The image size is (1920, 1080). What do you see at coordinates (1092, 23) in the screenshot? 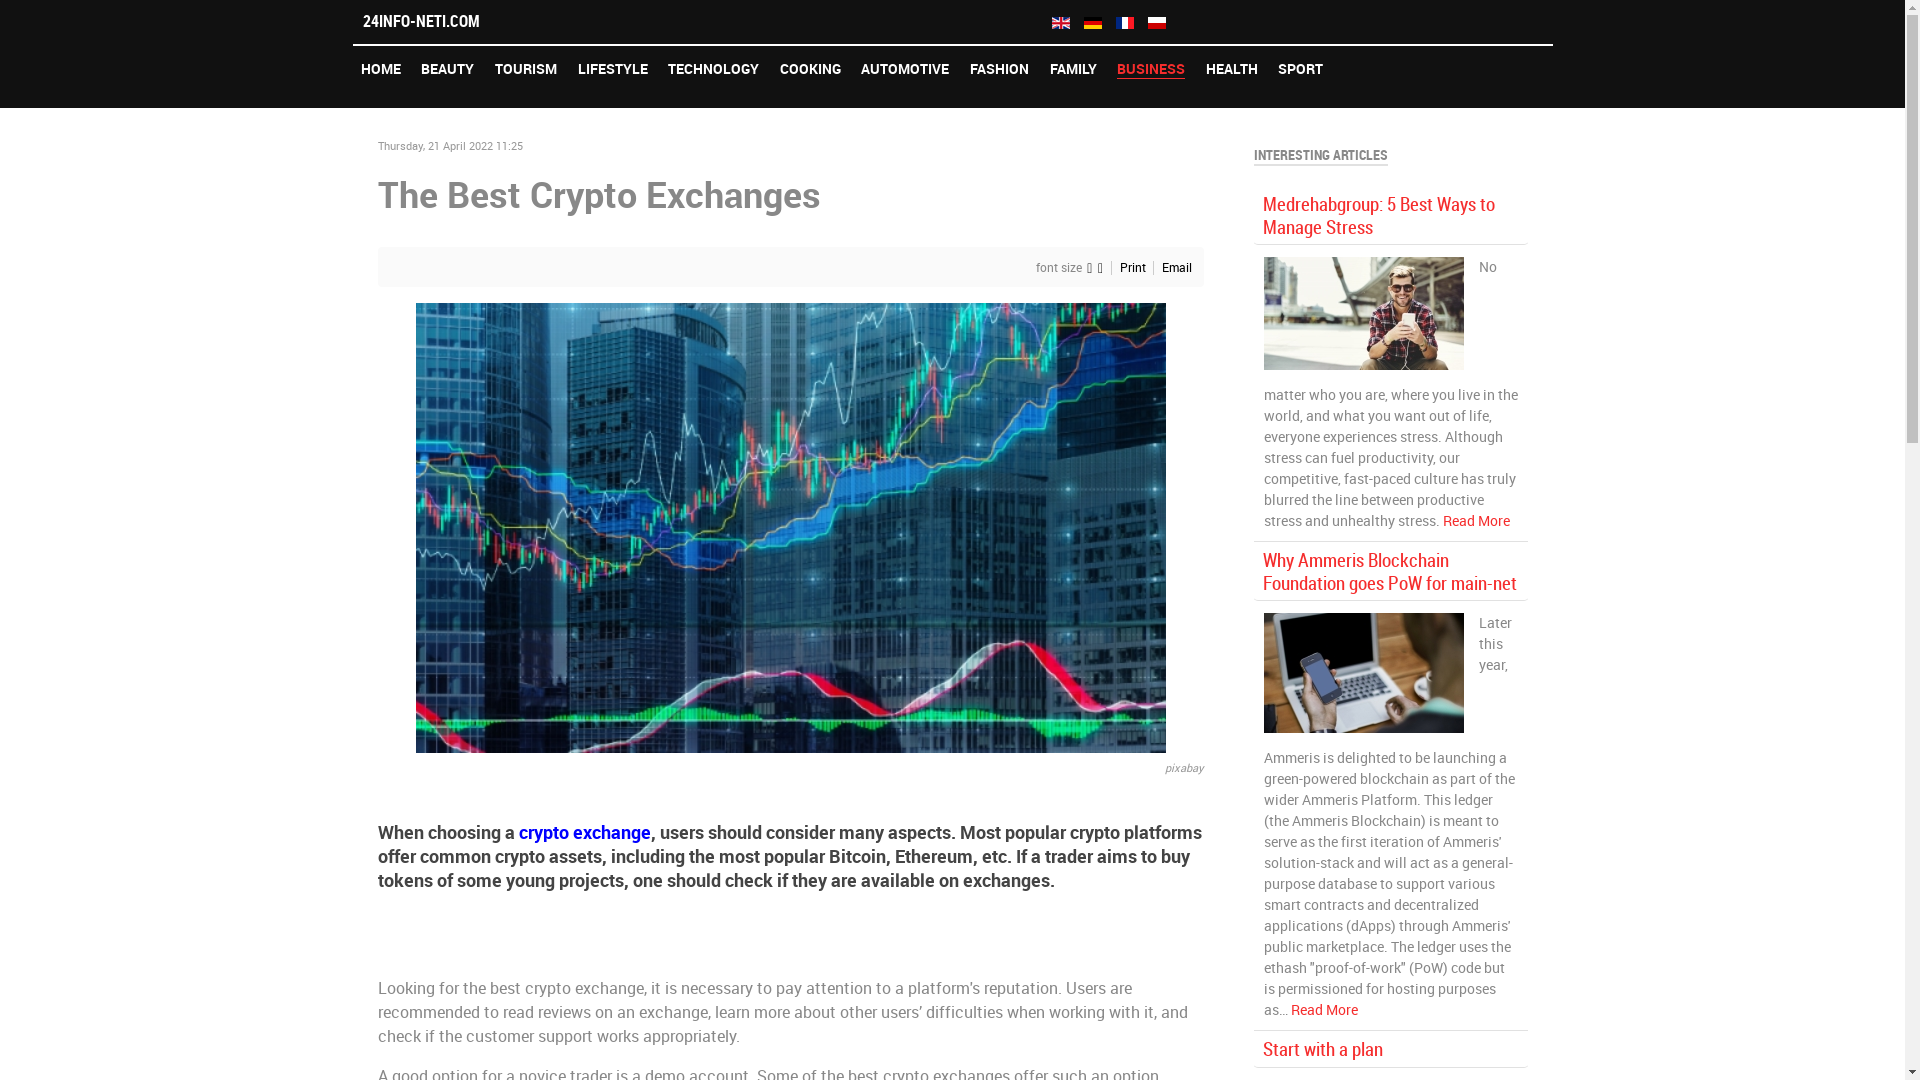
I see `'German (DE)'` at bounding box center [1092, 23].